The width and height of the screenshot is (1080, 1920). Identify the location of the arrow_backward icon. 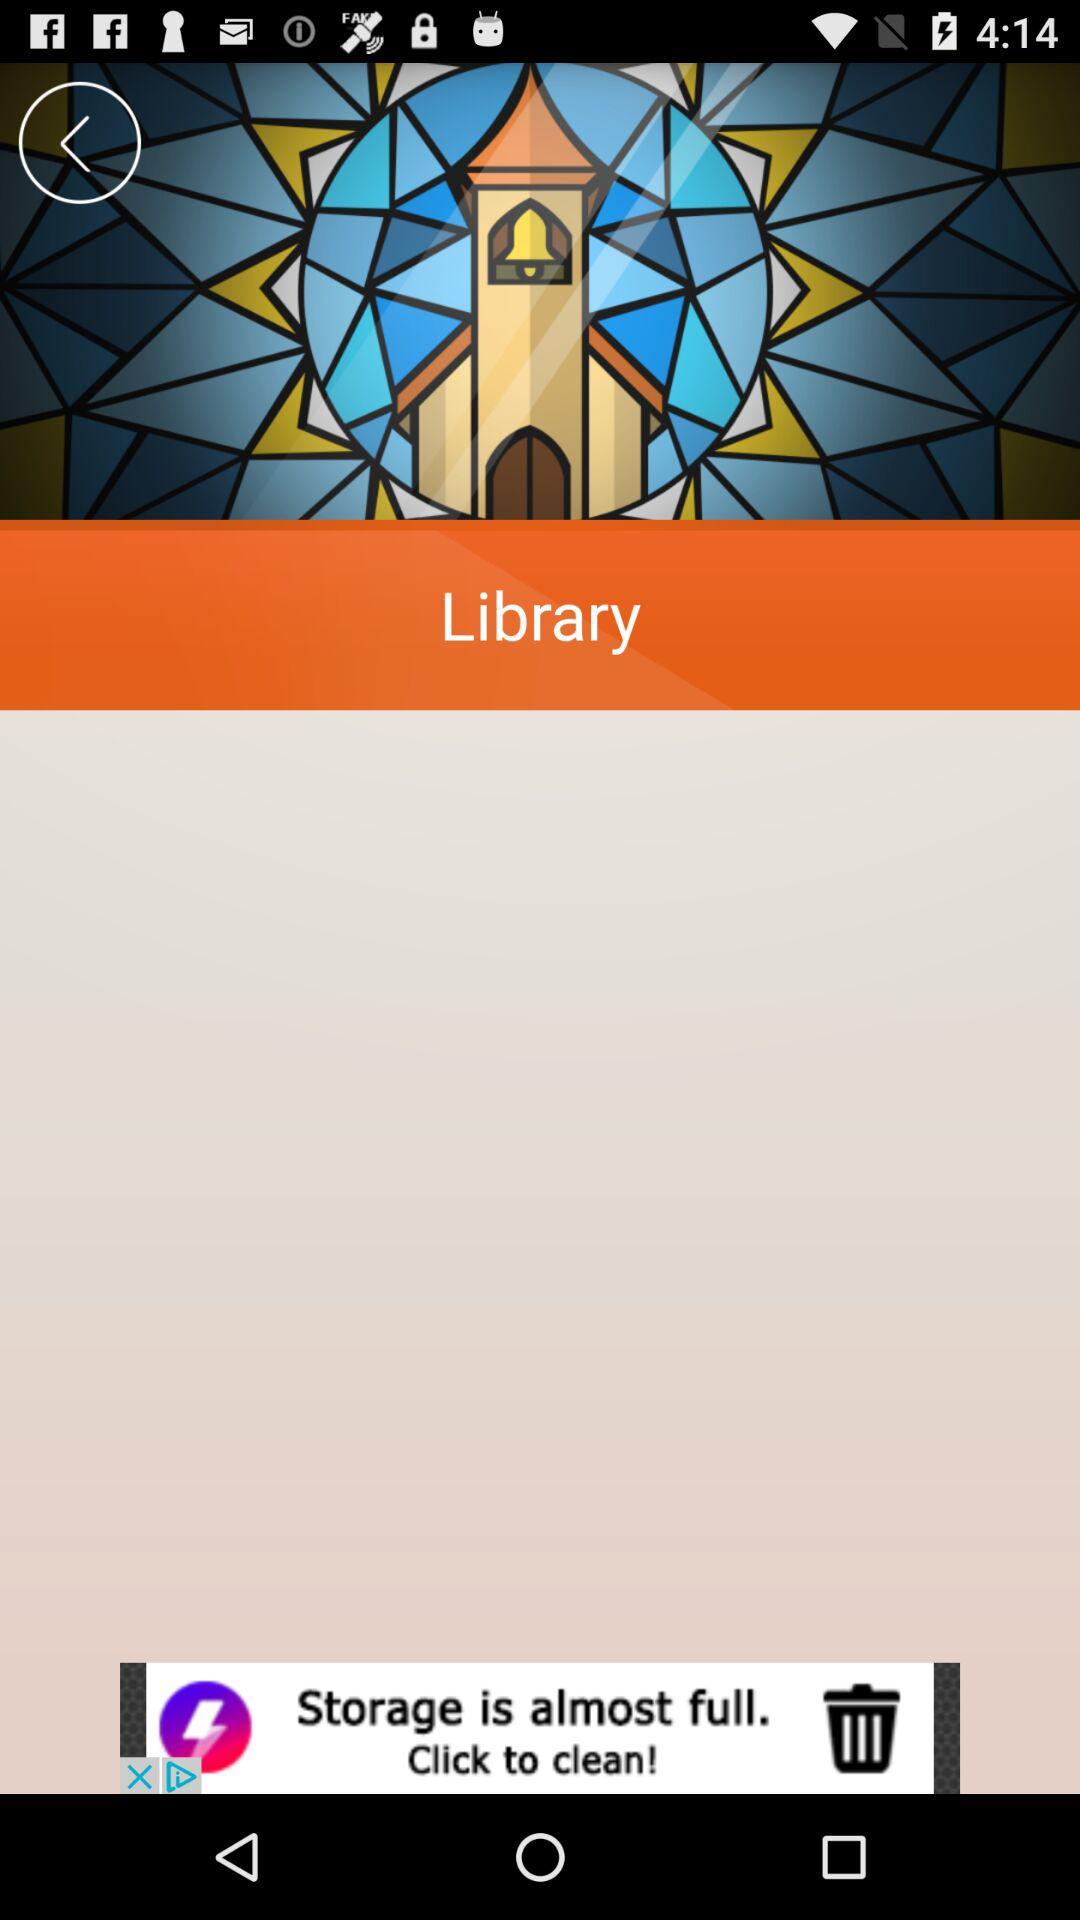
(78, 151).